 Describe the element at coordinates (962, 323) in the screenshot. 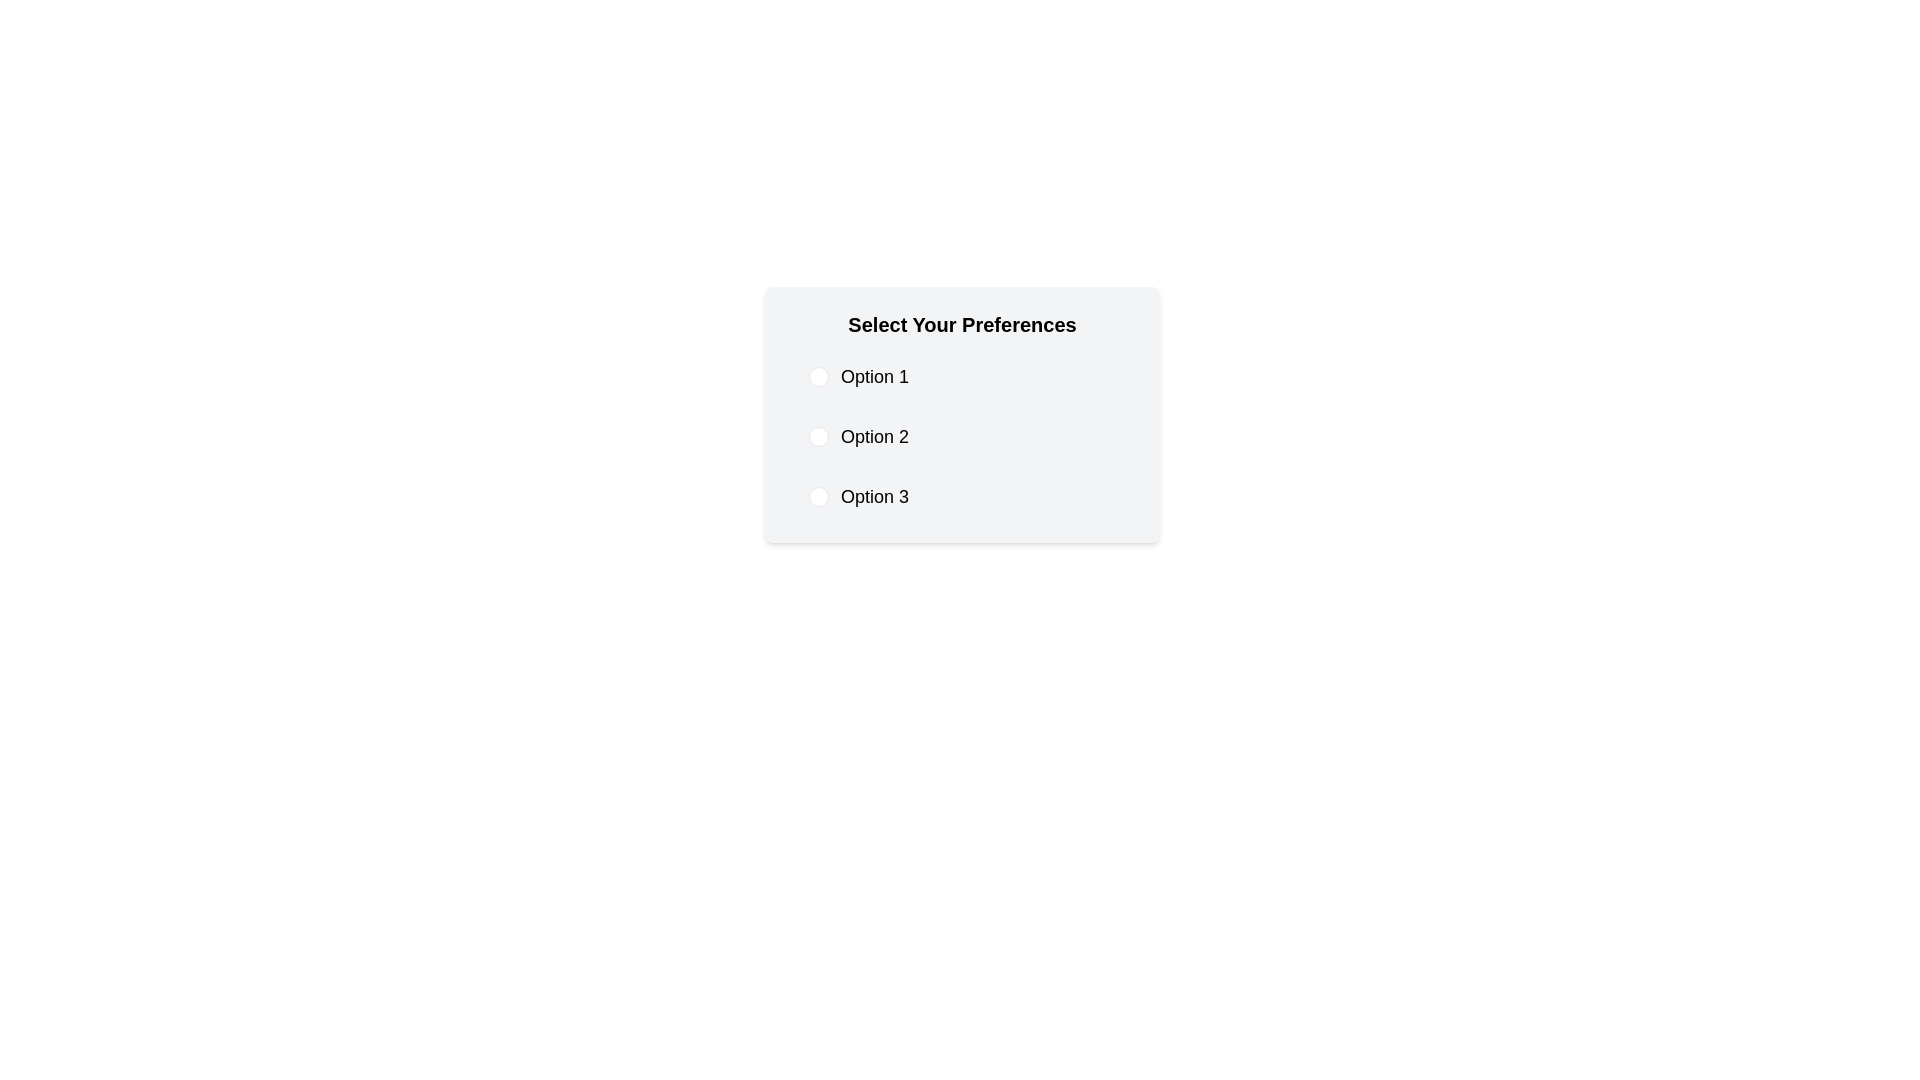

I see `the Text label that serves as a title or header, located at the top of the group's layout` at that location.